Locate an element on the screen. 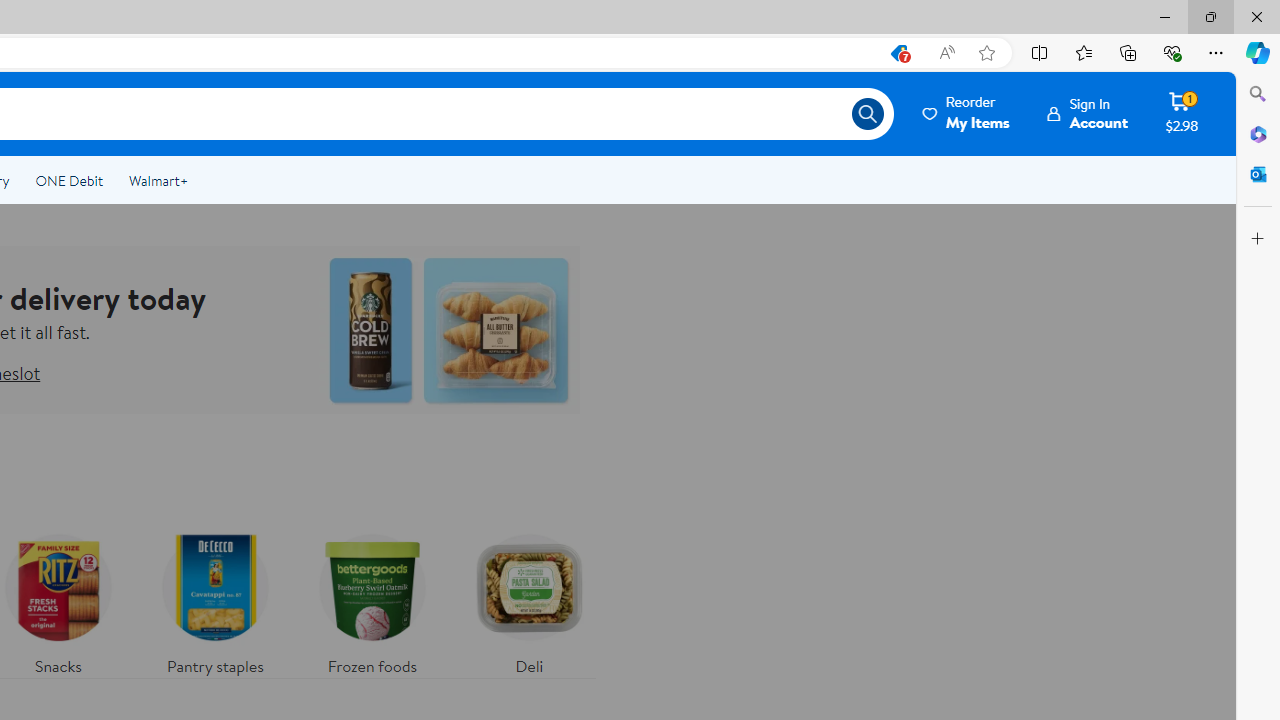 The width and height of the screenshot is (1280, 720). 'Frozen foods' is located at coordinates (371, 598).